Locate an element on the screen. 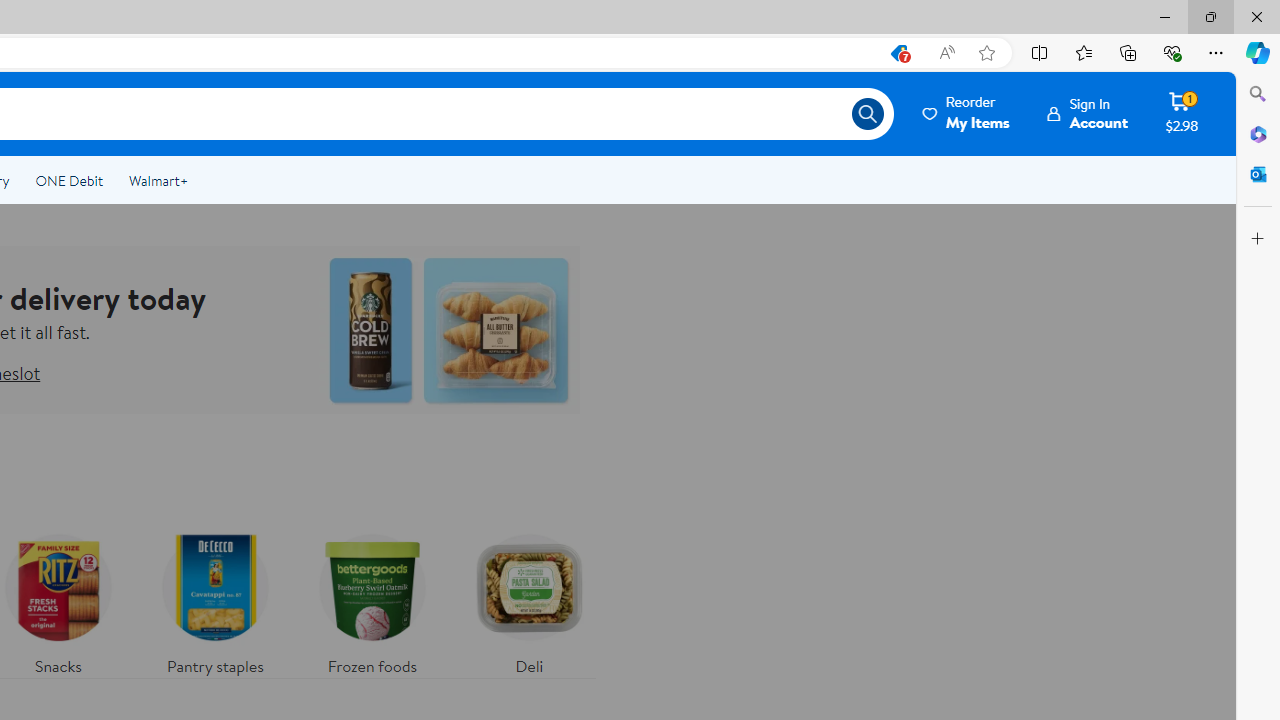 The width and height of the screenshot is (1280, 720). 'Frozen foods' is located at coordinates (371, 598).